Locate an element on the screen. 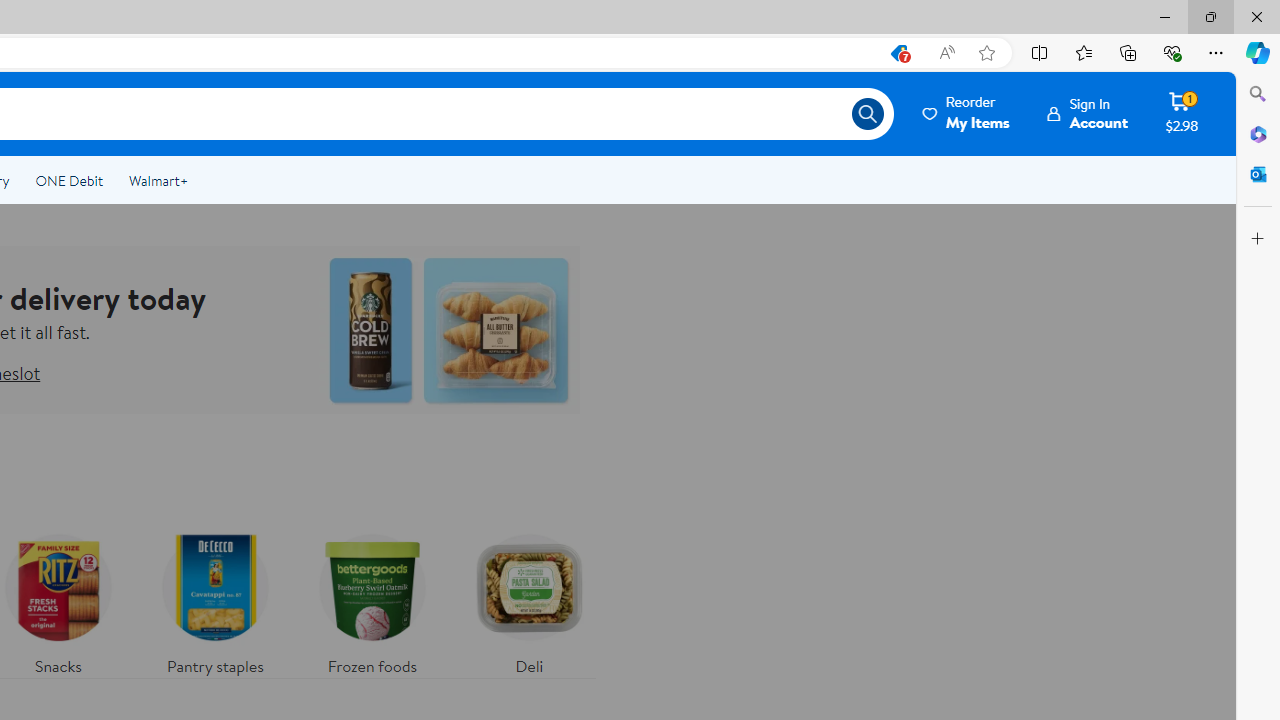 The width and height of the screenshot is (1280, 720). 'Frozen foods' is located at coordinates (371, 598).